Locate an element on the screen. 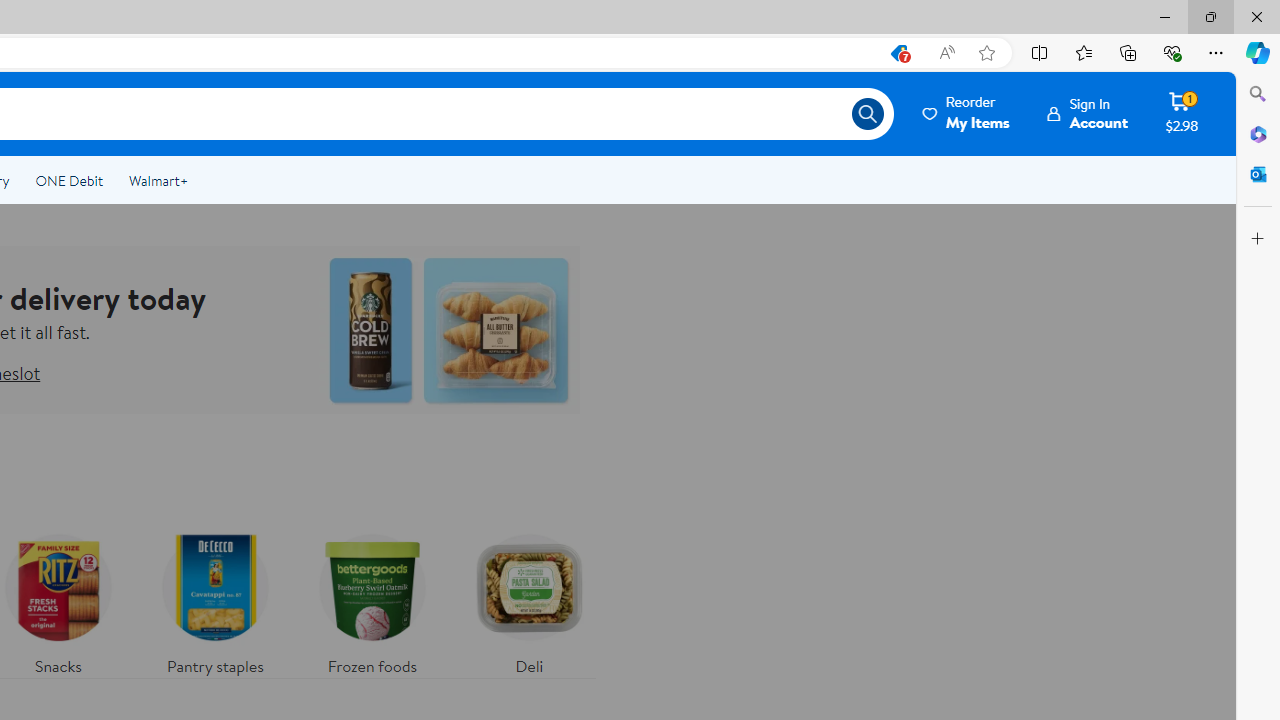 The width and height of the screenshot is (1280, 720). 'Frozen foods' is located at coordinates (371, 598).